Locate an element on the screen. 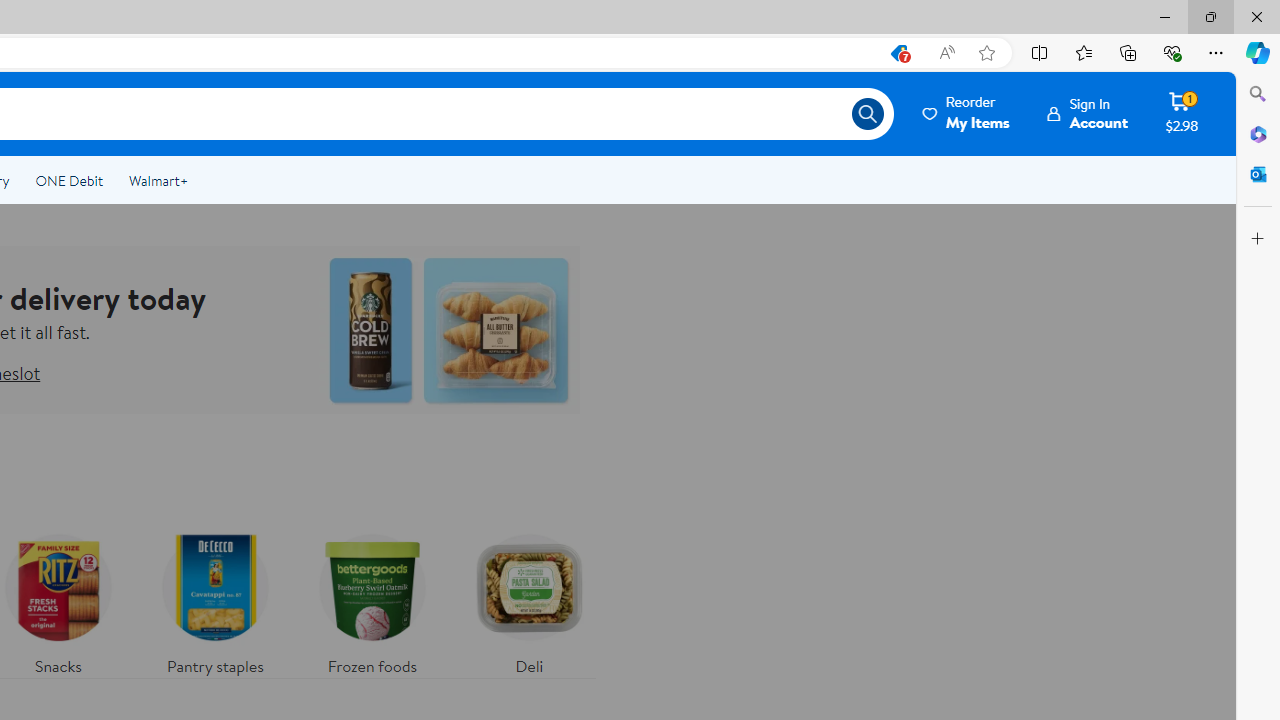 The width and height of the screenshot is (1280, 720). 'Frozen foods' is located at coordinates (371, 598).